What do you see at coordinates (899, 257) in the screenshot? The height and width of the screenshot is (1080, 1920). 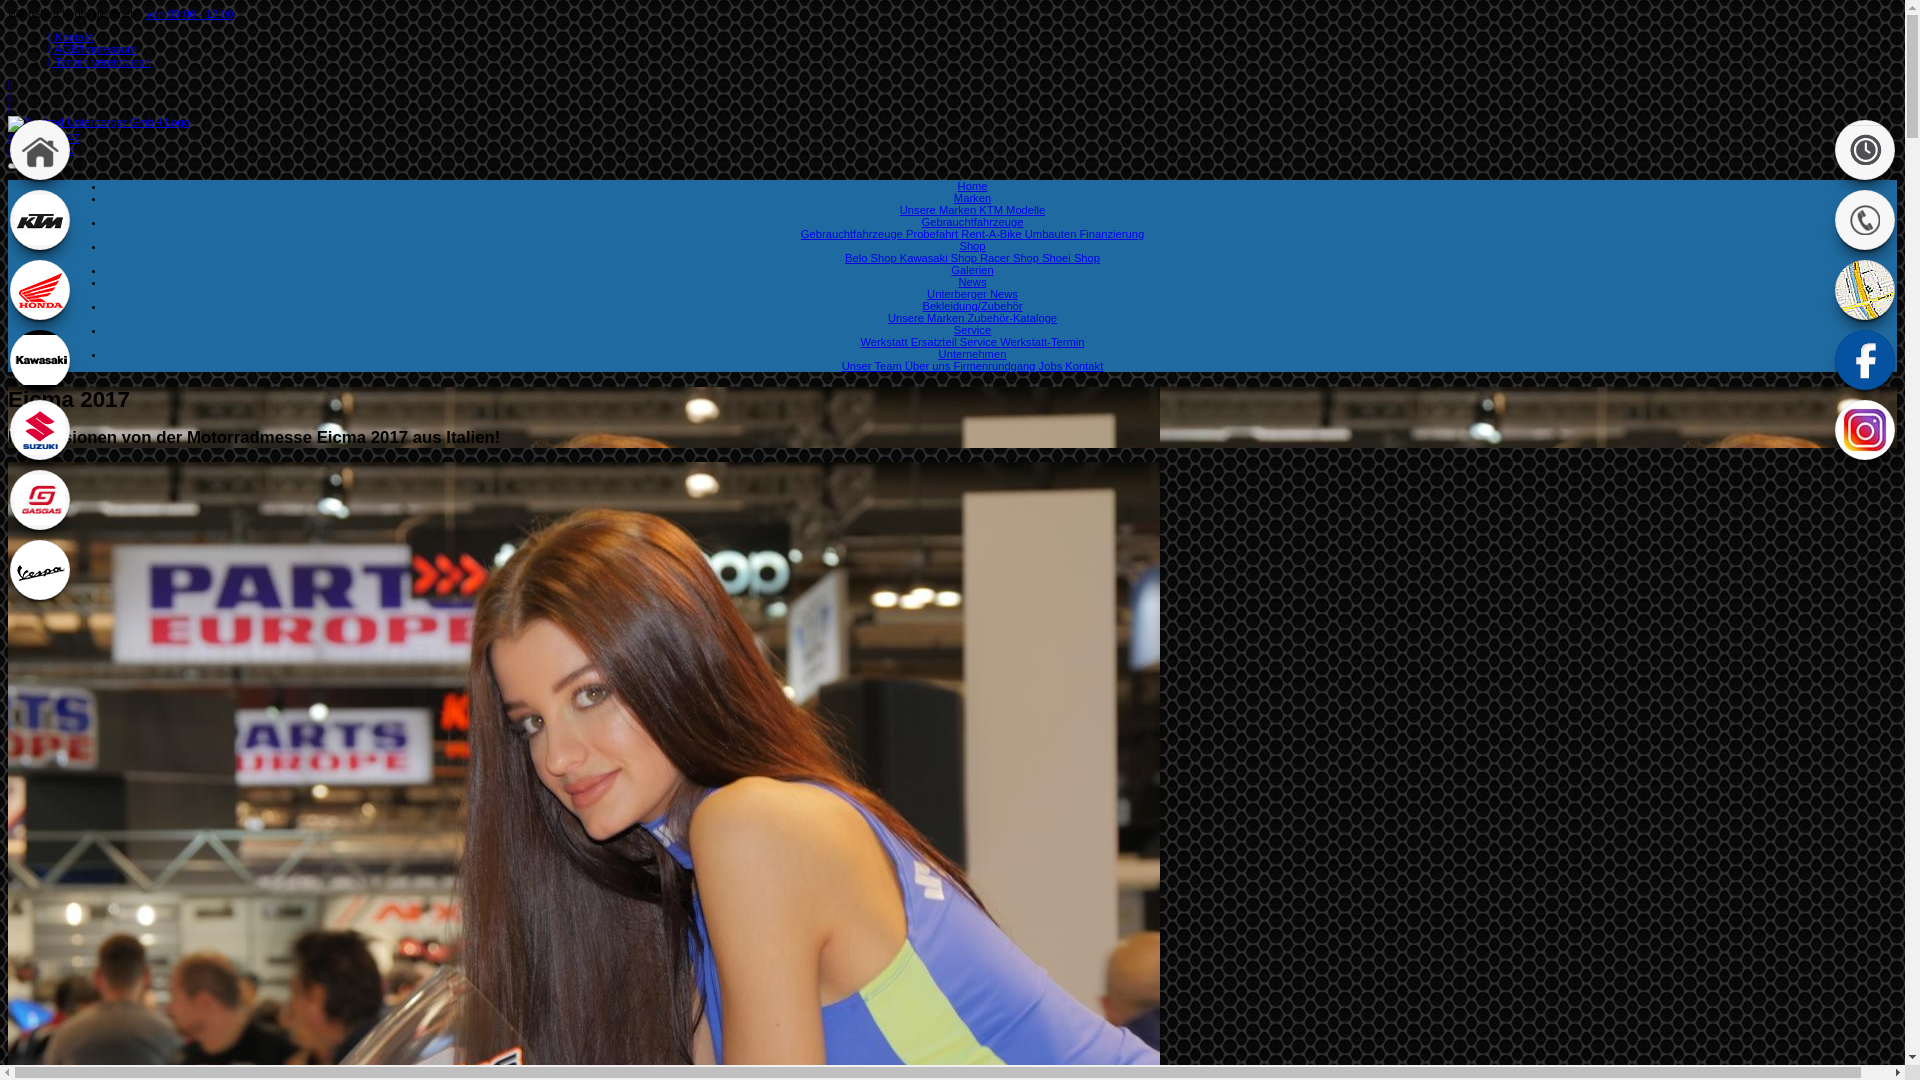 I see `'Kawasaki Shop'` at bounding box center [899, 257].